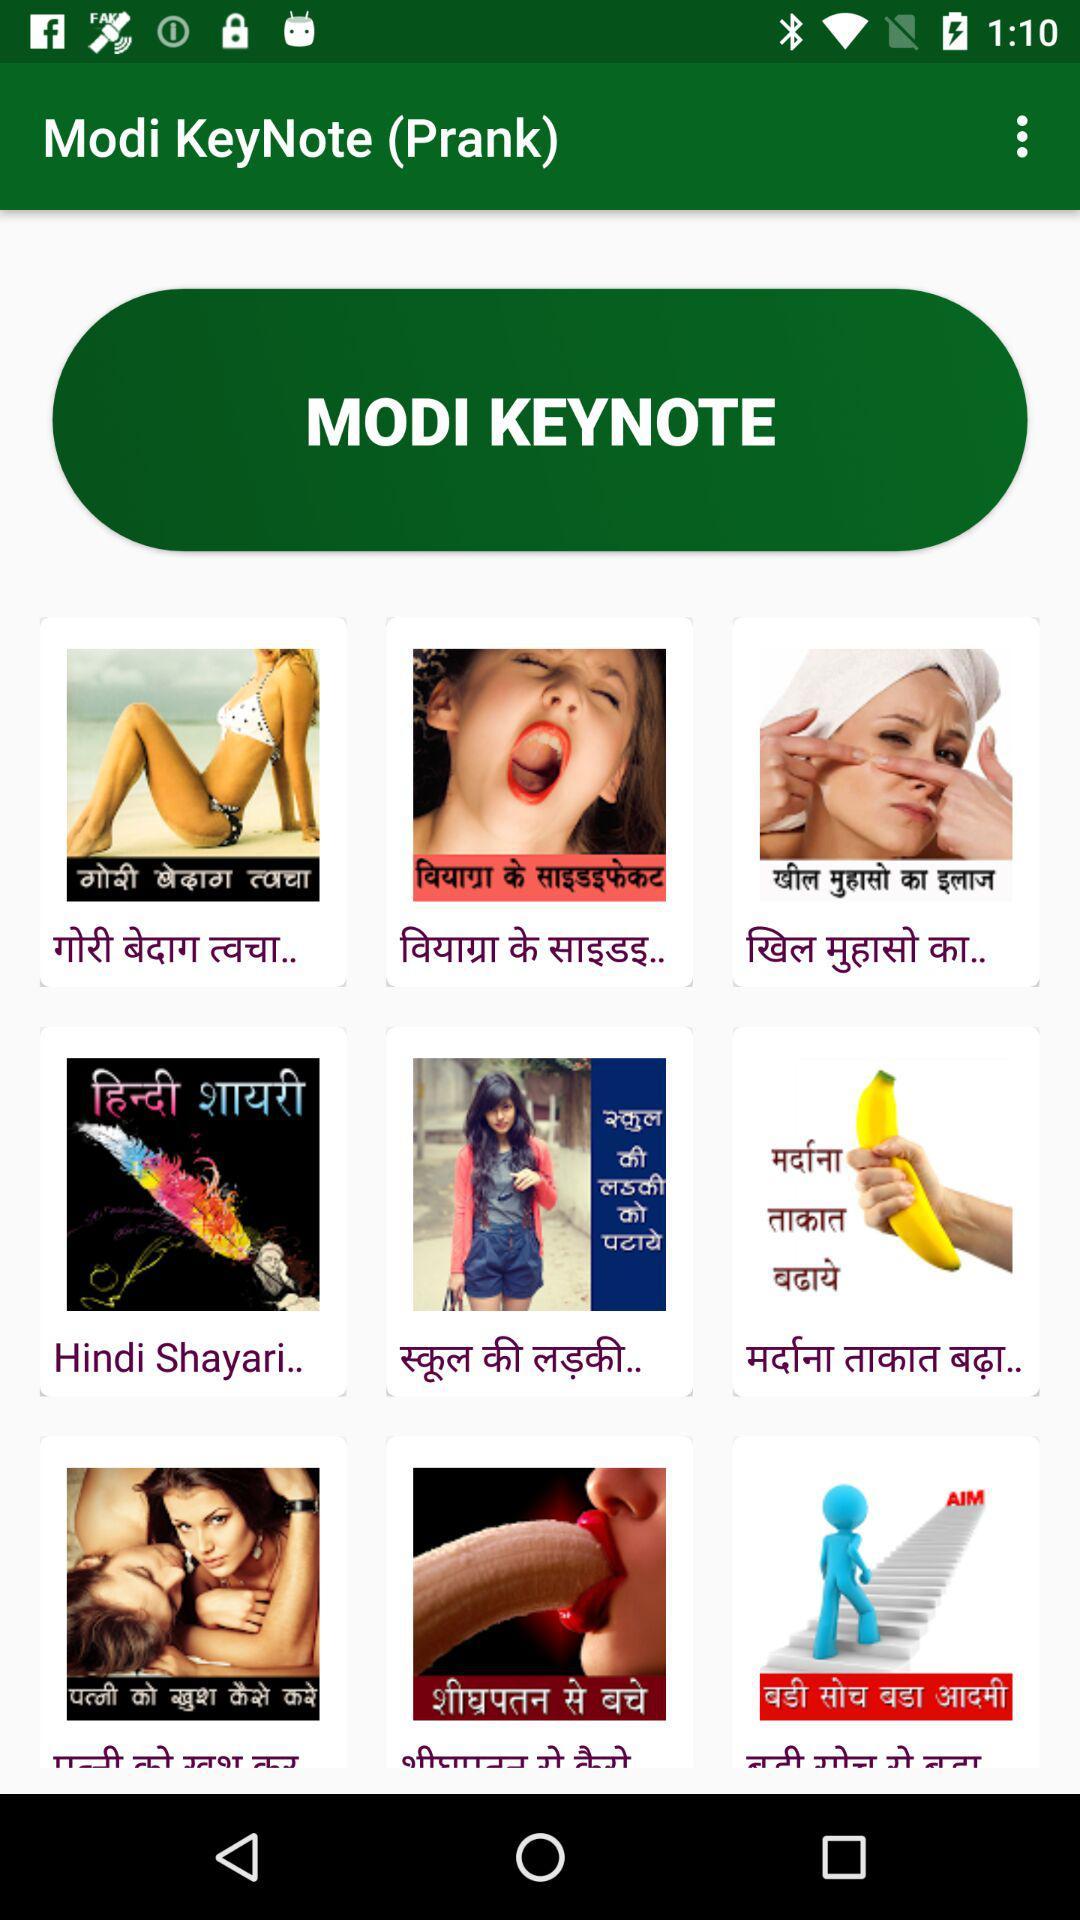 The image size is (1080, 1920). I want to click on item at the top right corner, so click(1027, 135).